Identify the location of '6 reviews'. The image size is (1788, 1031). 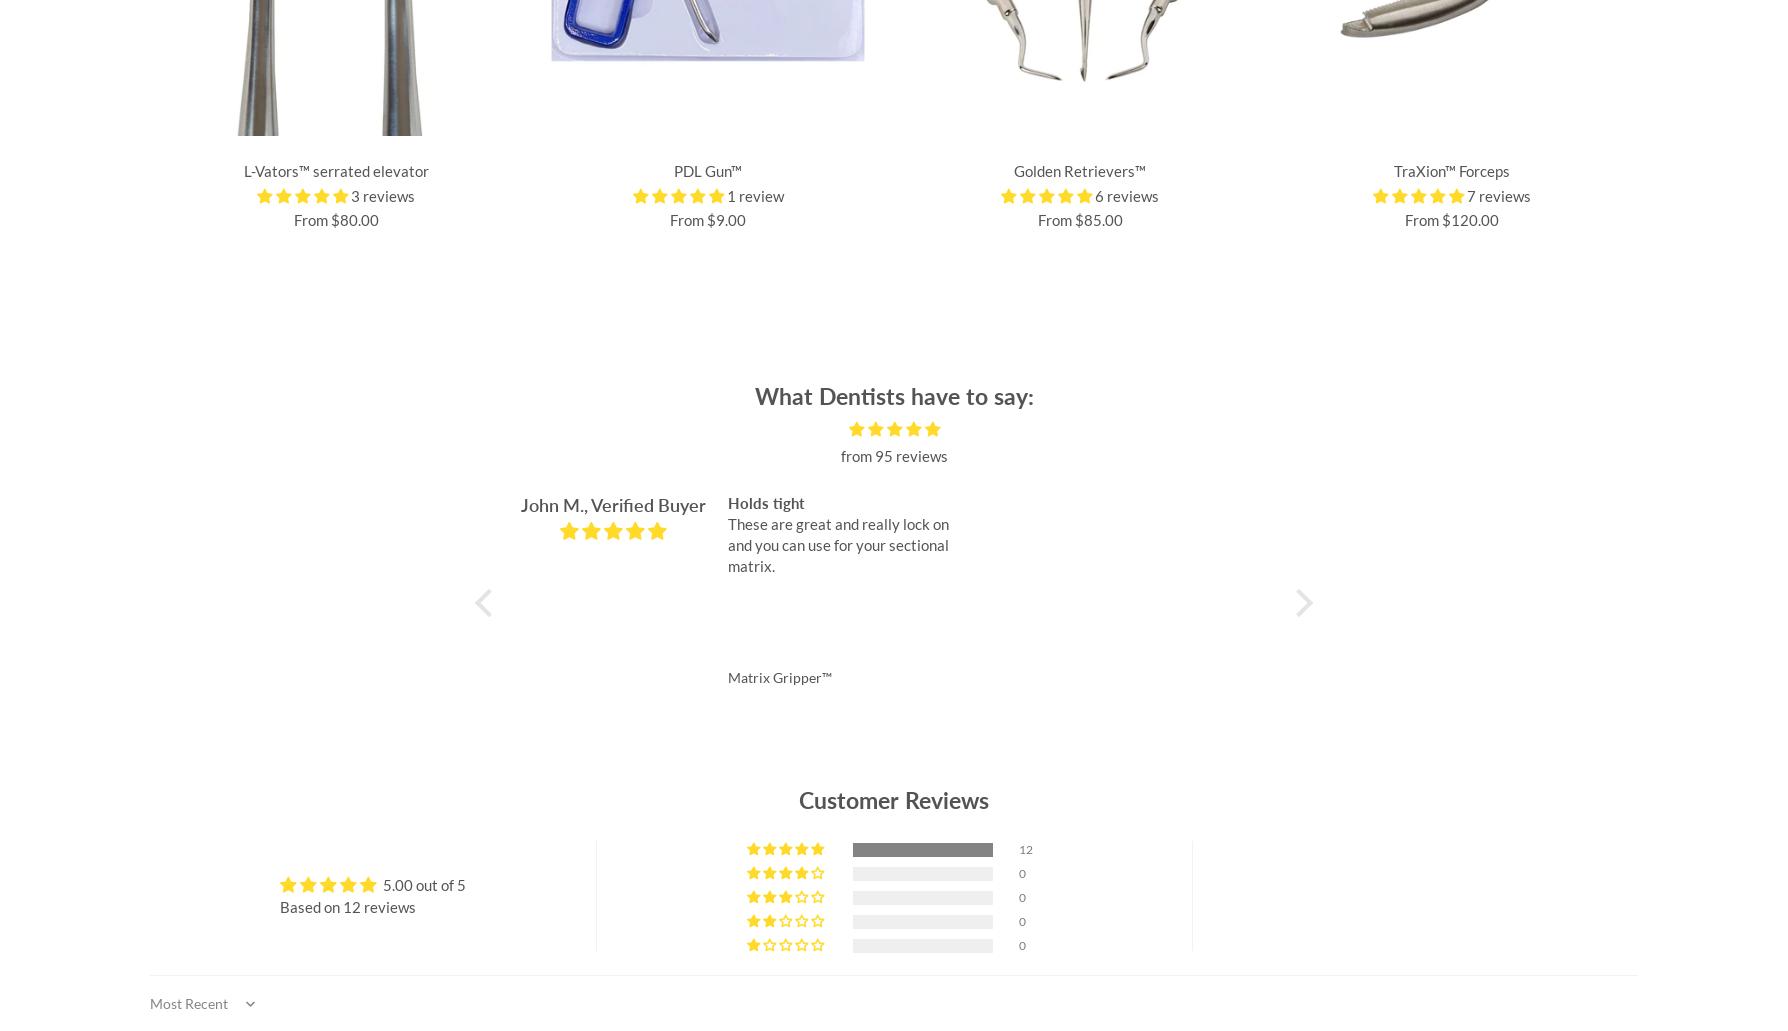
(1125, 194).